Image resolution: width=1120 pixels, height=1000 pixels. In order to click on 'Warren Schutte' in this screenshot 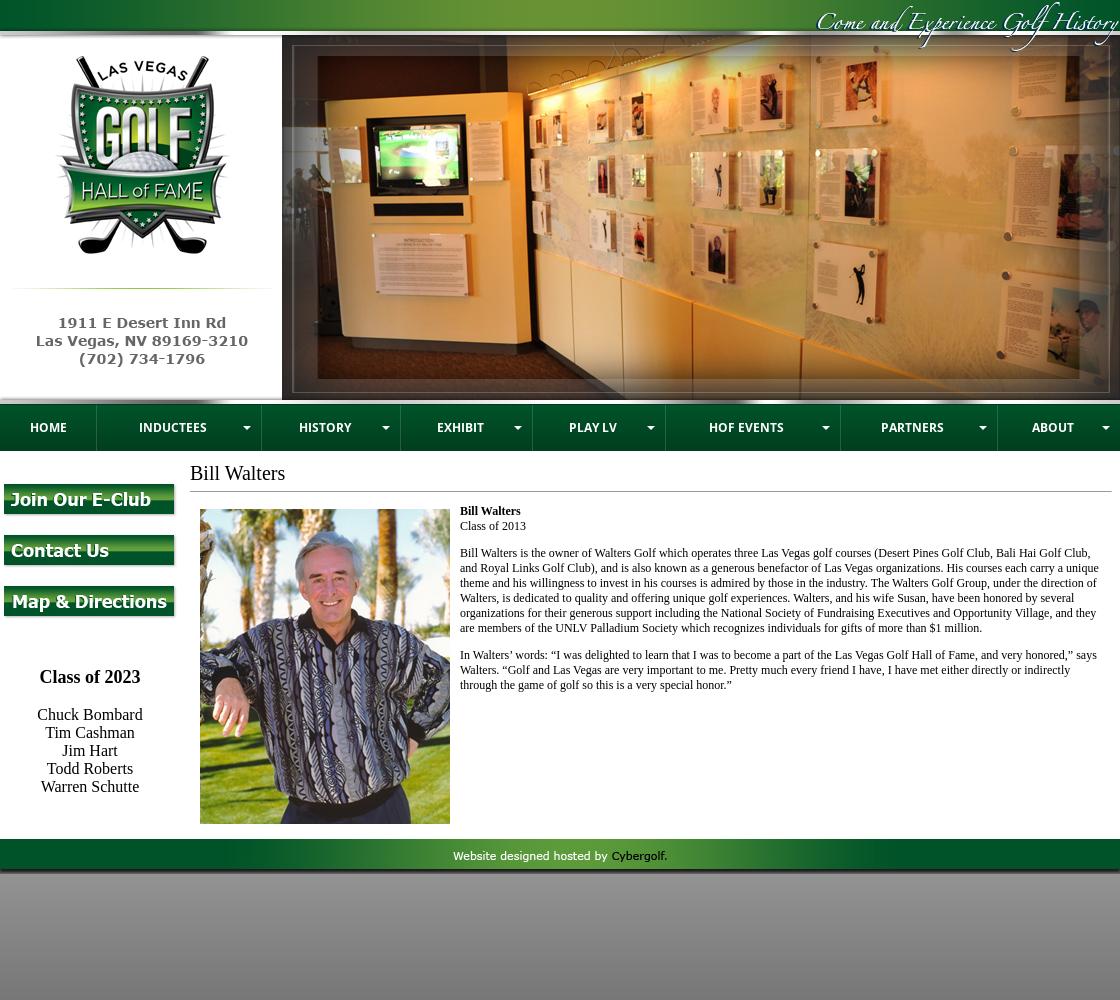, I will do `click(89, 785)`.